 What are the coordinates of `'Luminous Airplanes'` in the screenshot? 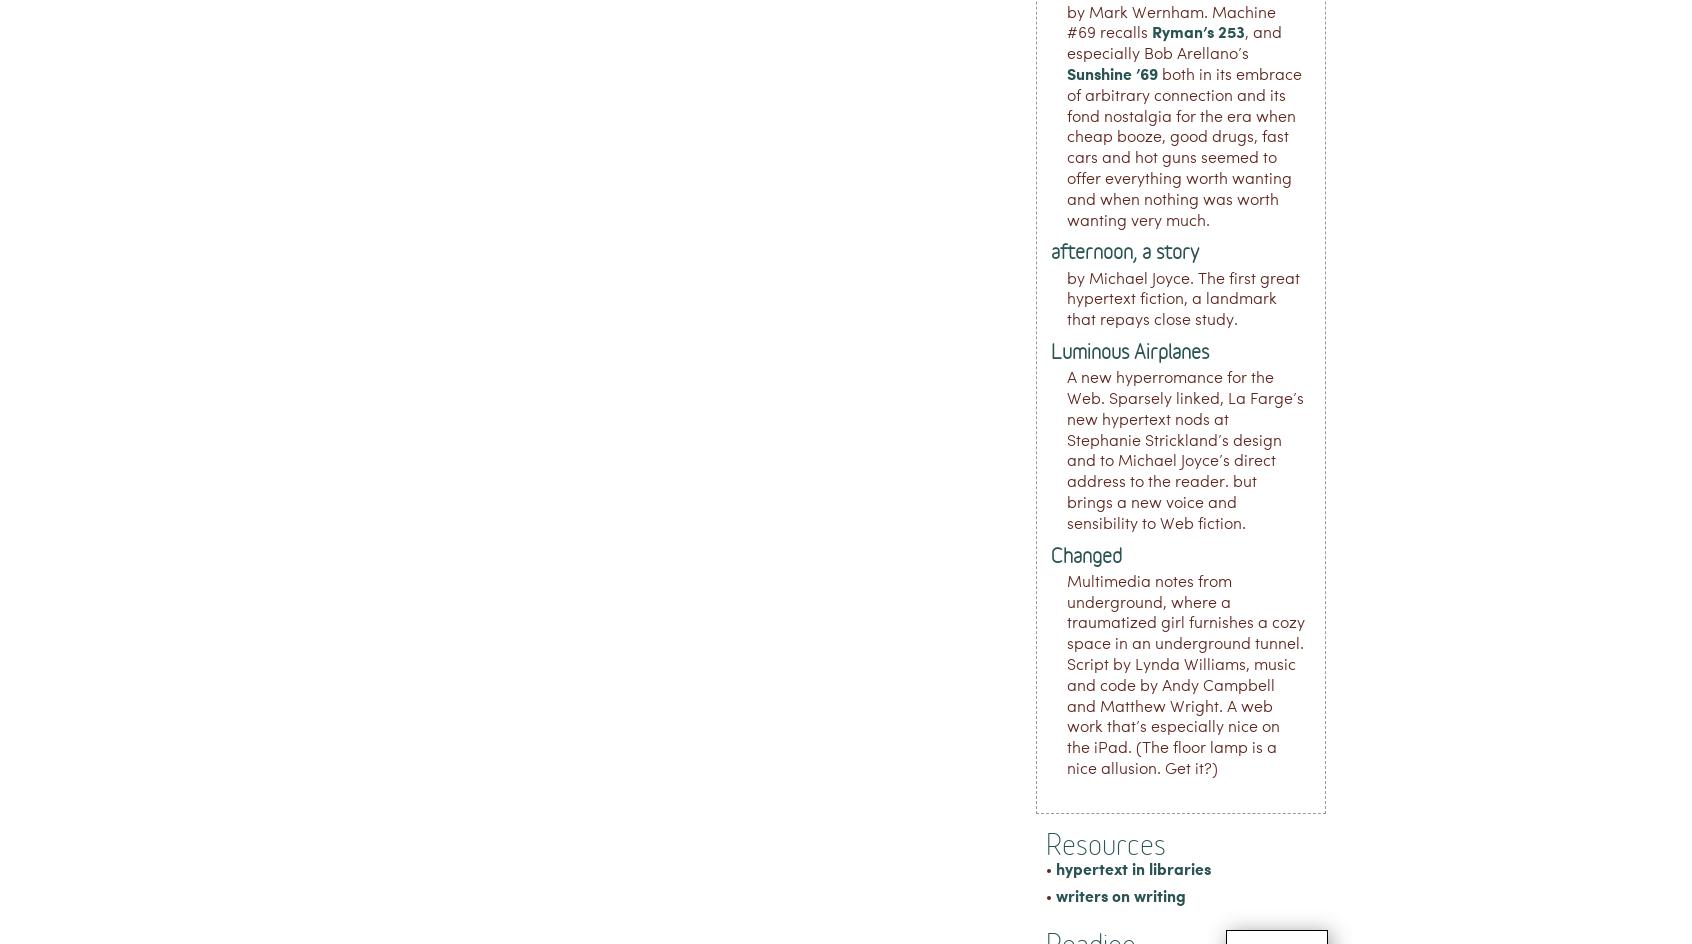 It's located at (1128, 349).